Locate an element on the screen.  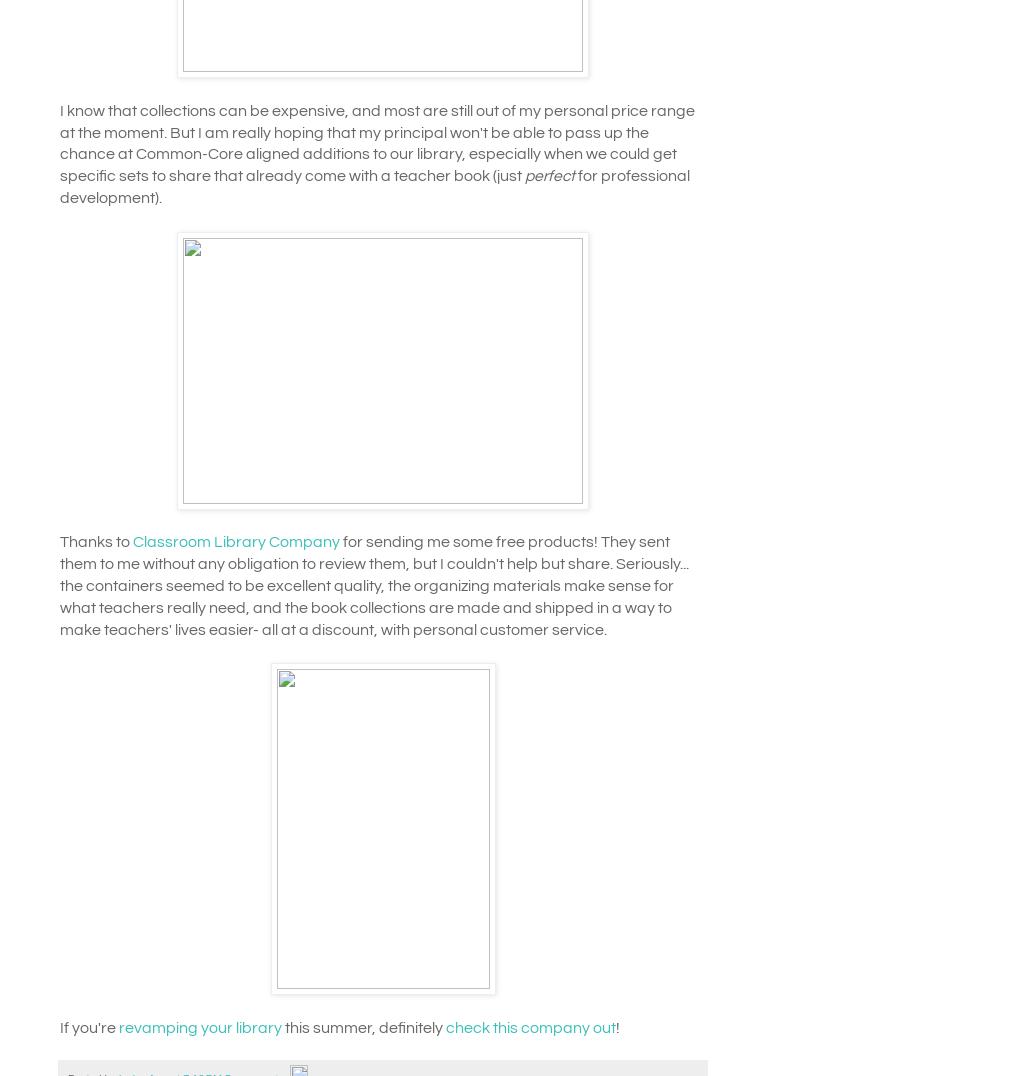
'!' is located at coordinates (617, 1026).